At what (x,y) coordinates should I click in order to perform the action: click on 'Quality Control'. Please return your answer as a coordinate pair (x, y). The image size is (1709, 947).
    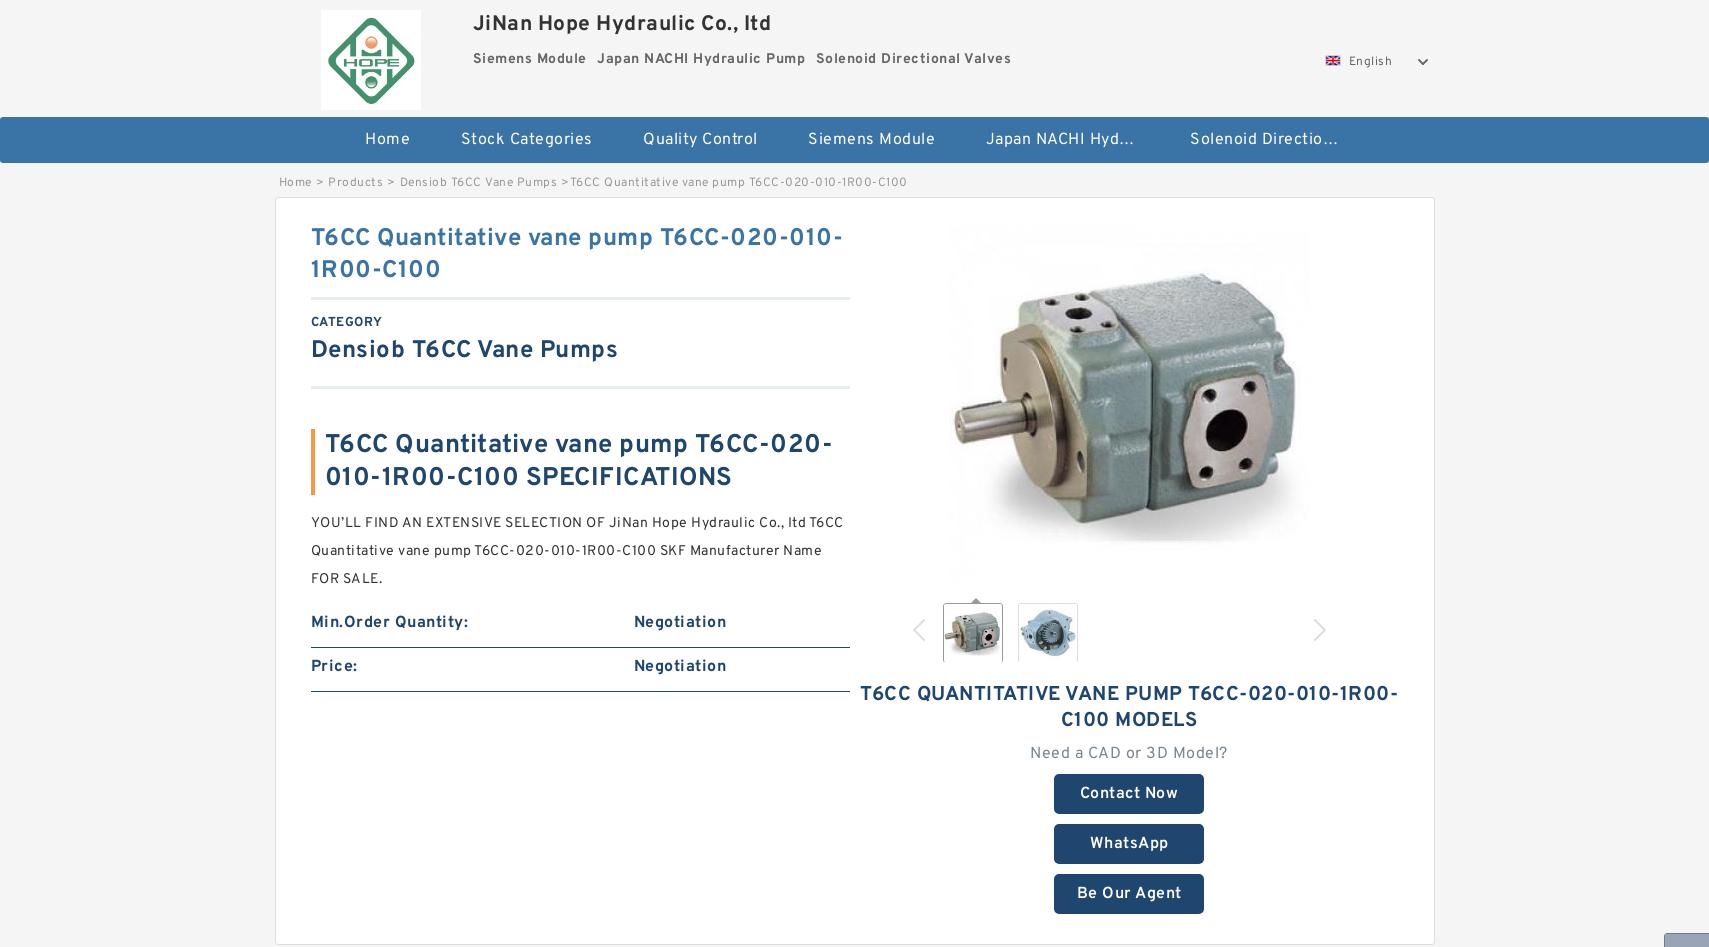
    Looking at the image, I should click on (699, 138).